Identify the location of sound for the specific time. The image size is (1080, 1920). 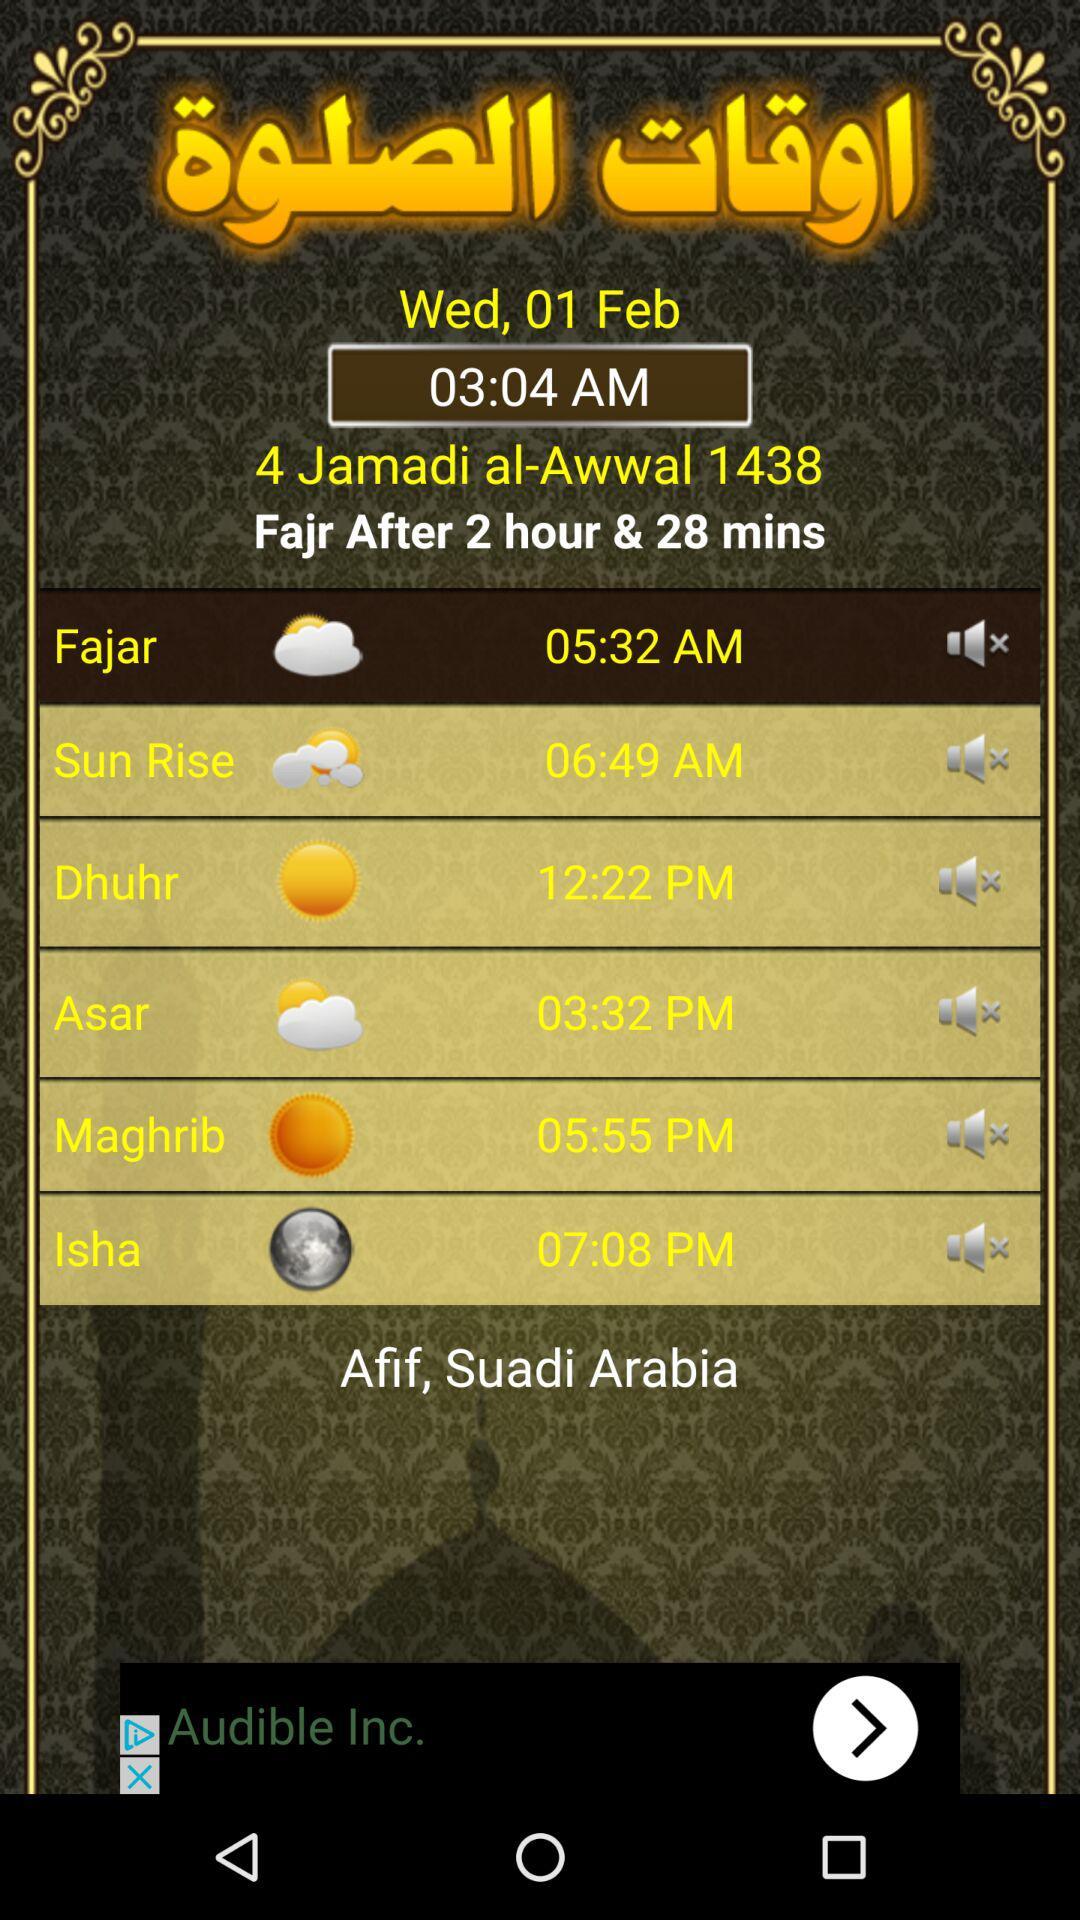
(977, 1247).